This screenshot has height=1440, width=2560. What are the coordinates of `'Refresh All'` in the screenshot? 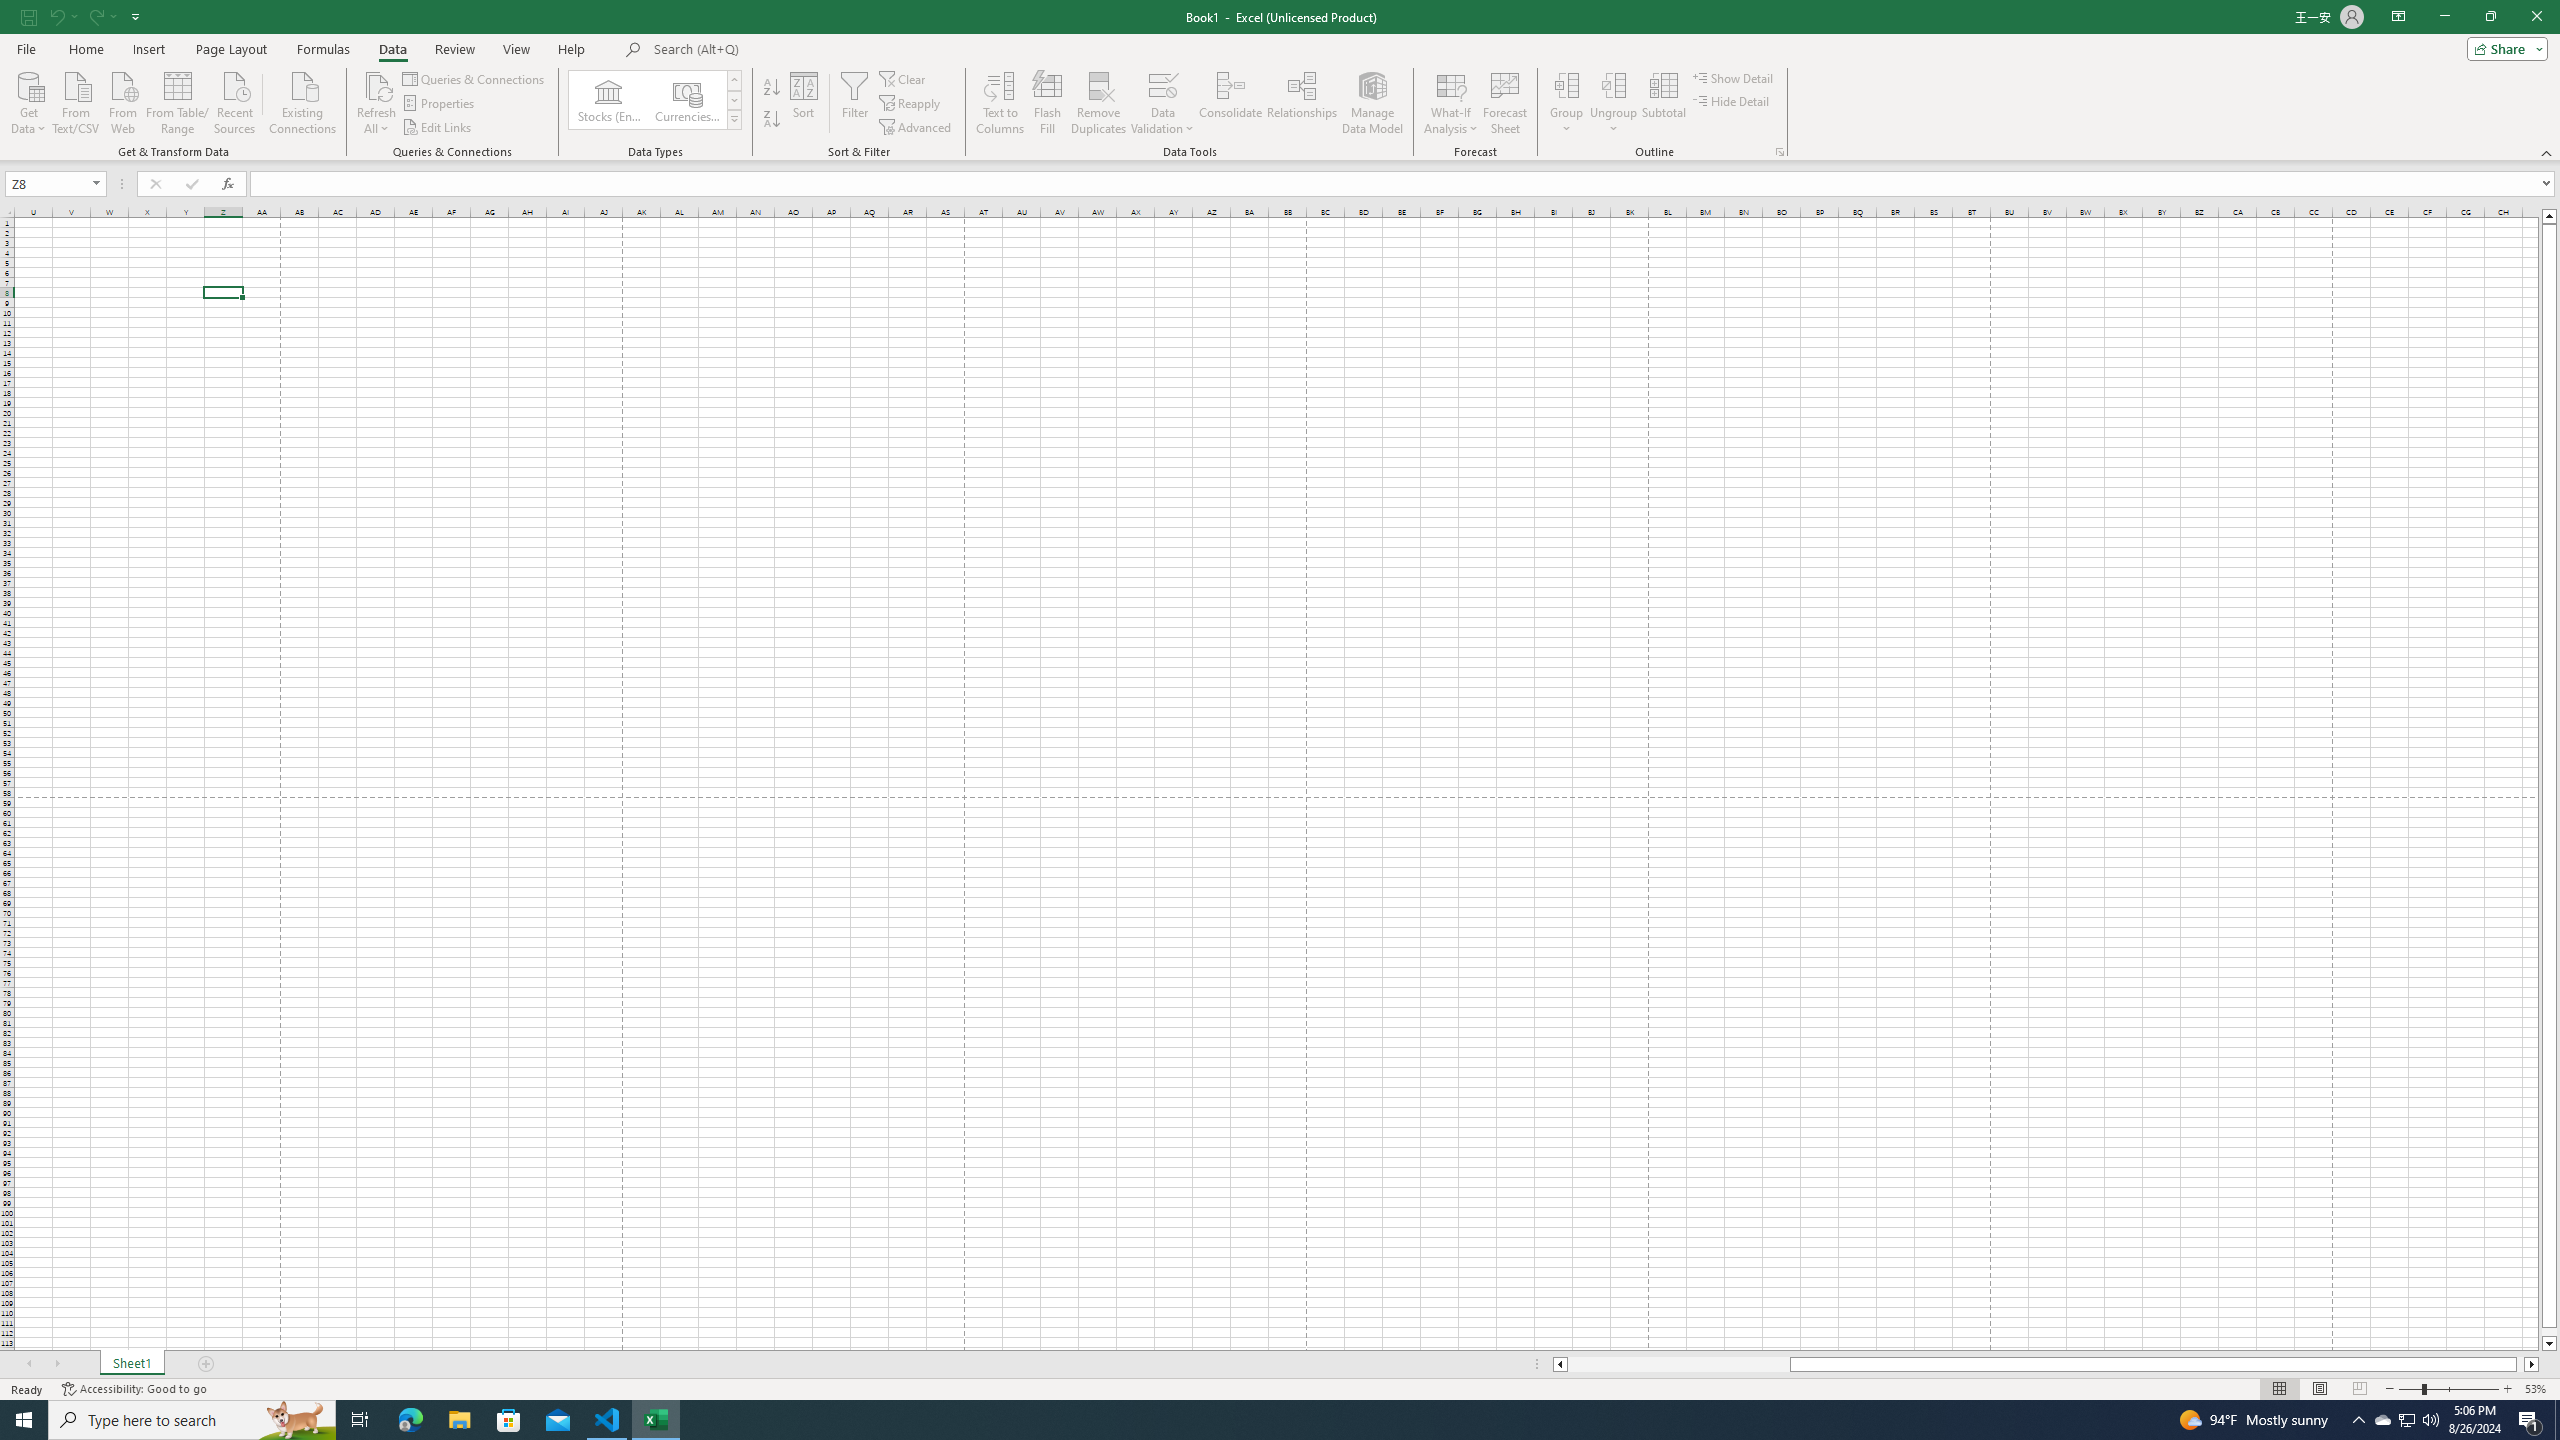 It's located at (376, 84).